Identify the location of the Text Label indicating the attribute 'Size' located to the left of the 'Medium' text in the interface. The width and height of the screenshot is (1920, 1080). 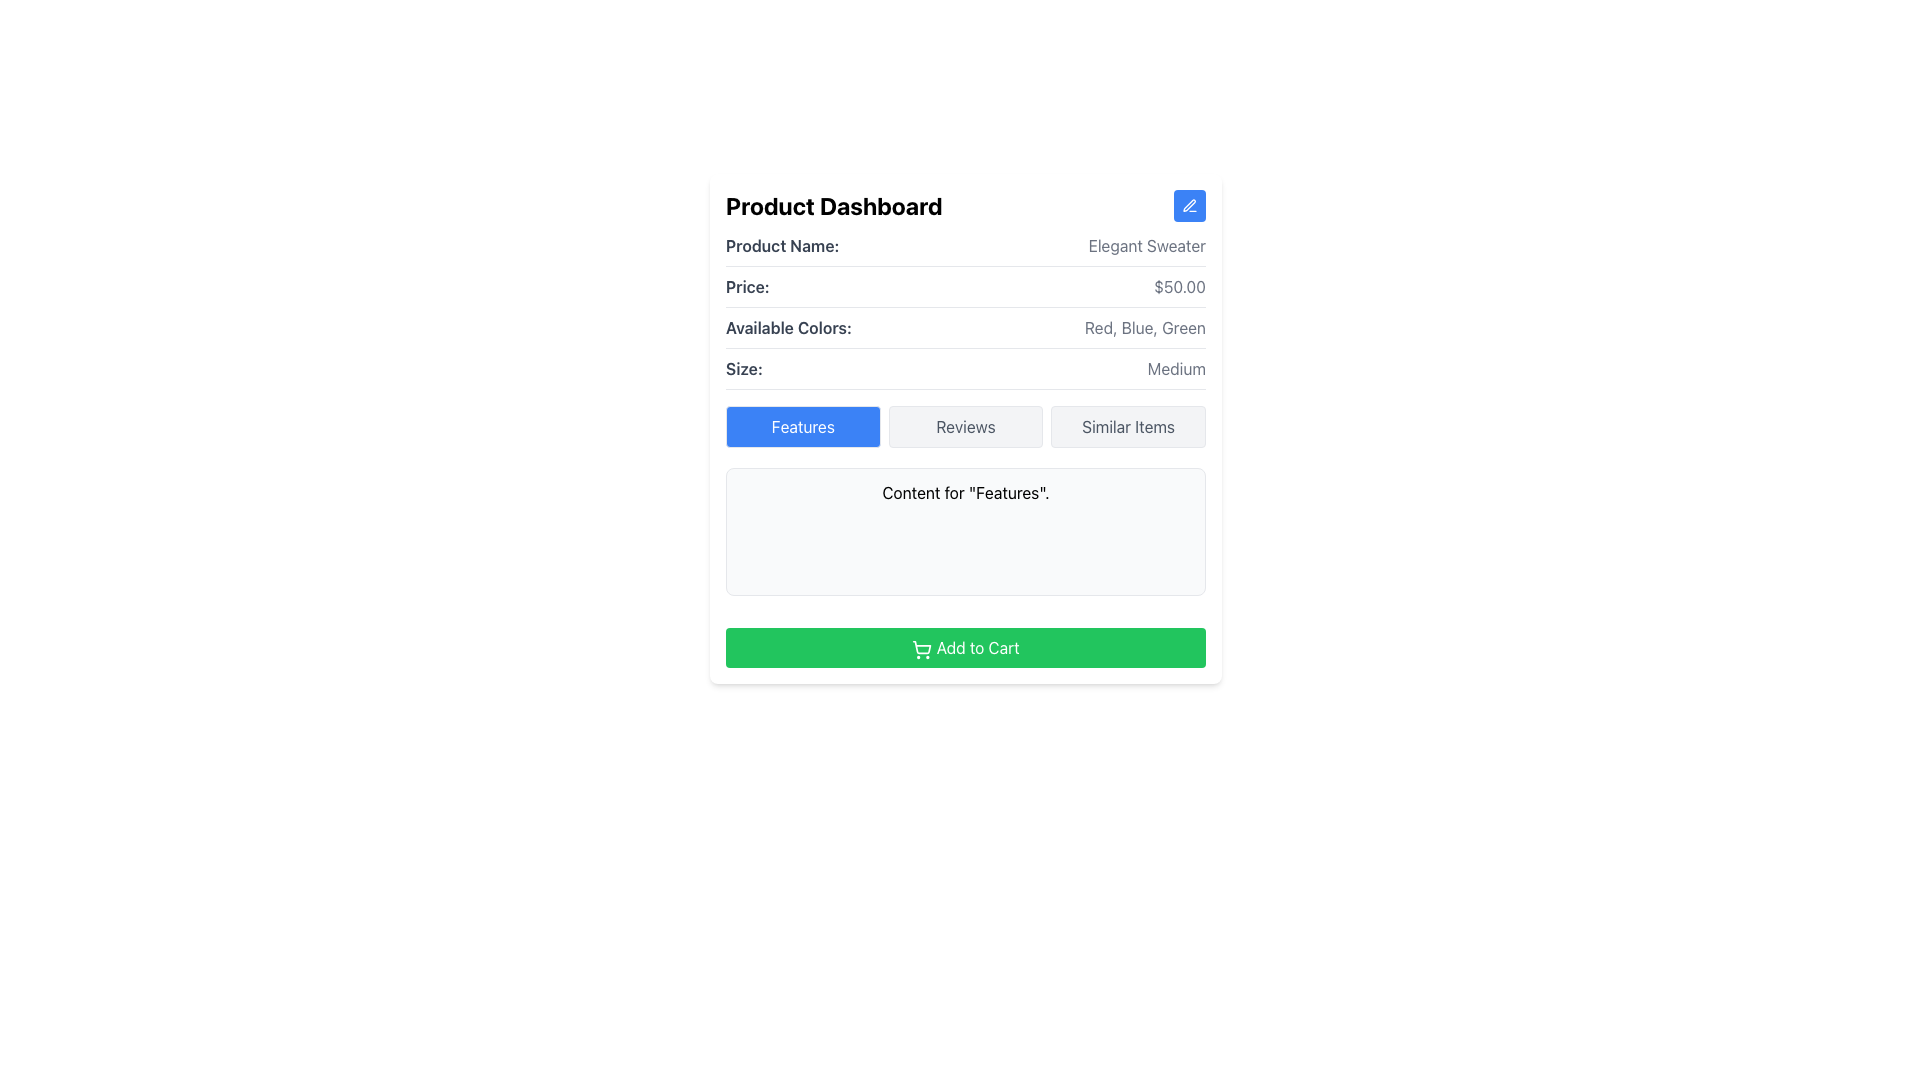
(743, 369).